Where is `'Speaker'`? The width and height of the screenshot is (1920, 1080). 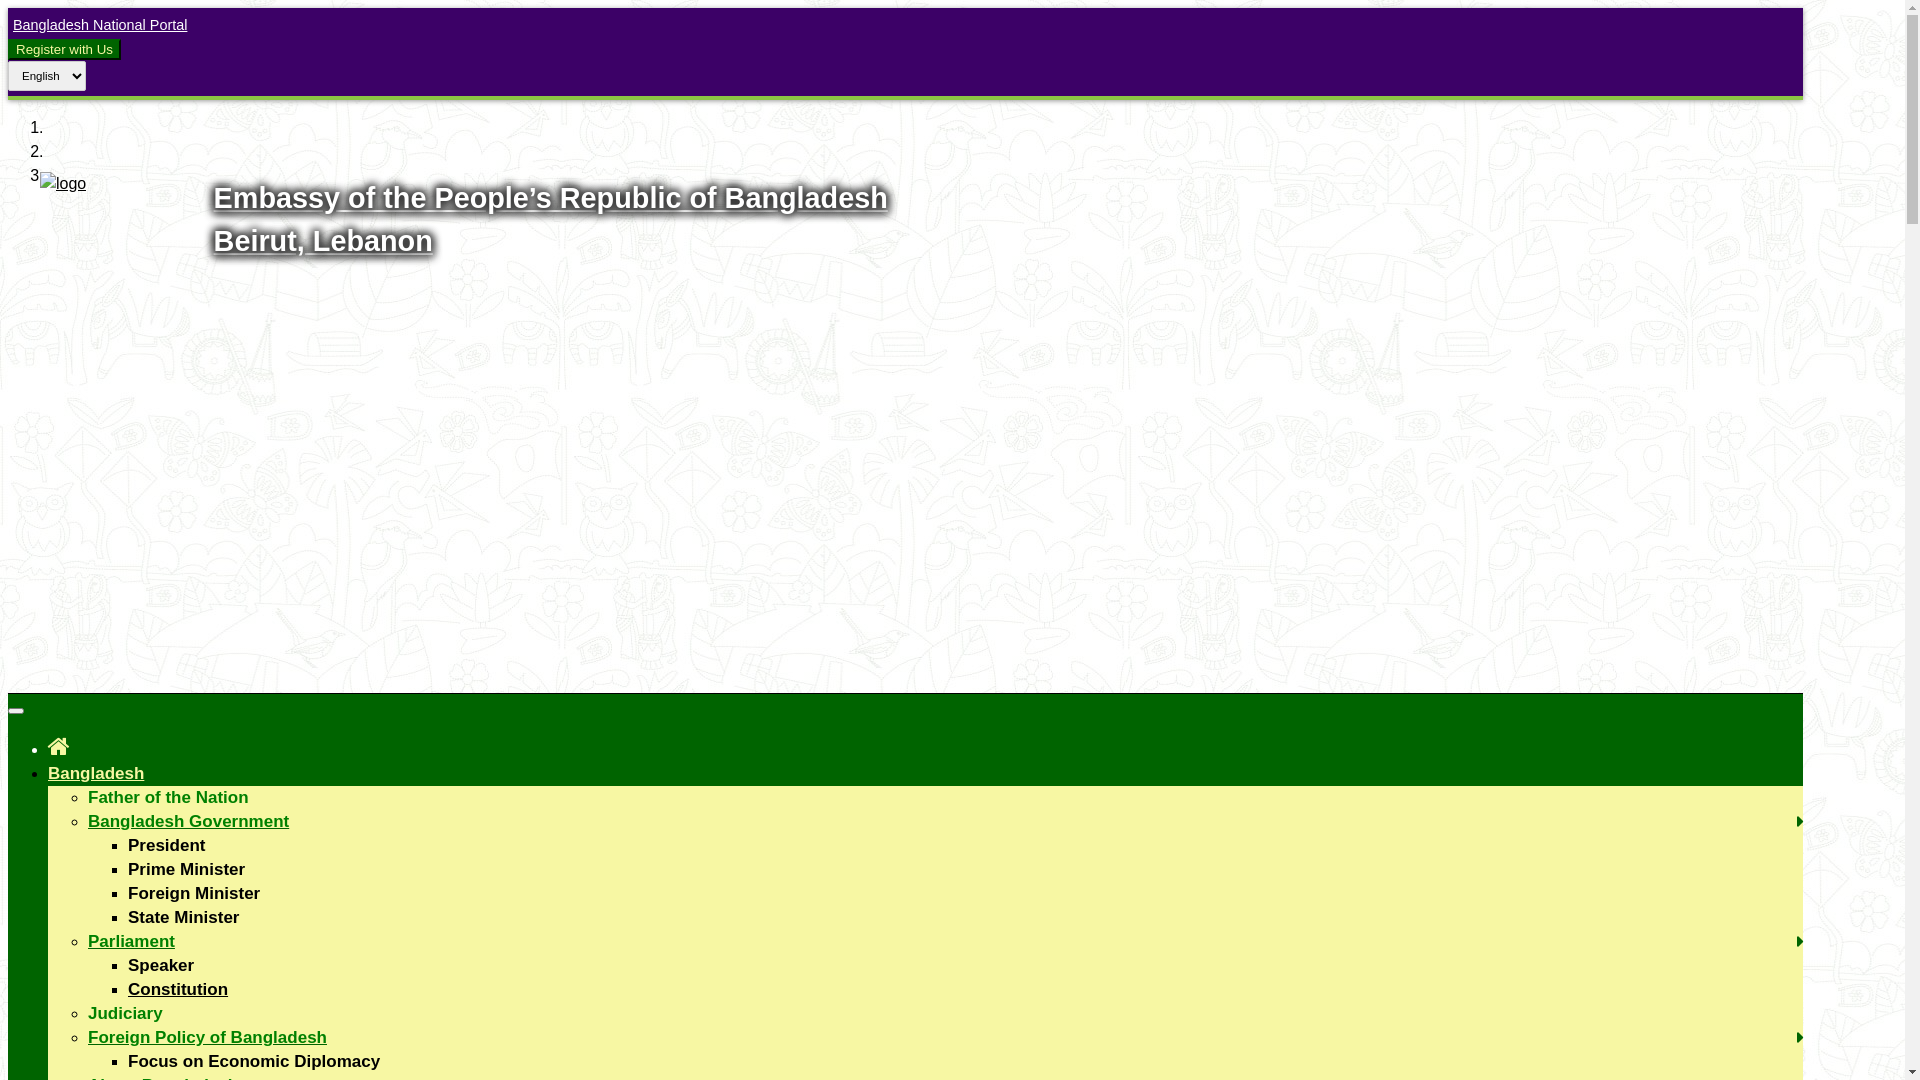
'Speaker' is located at coordinates (127, 964).